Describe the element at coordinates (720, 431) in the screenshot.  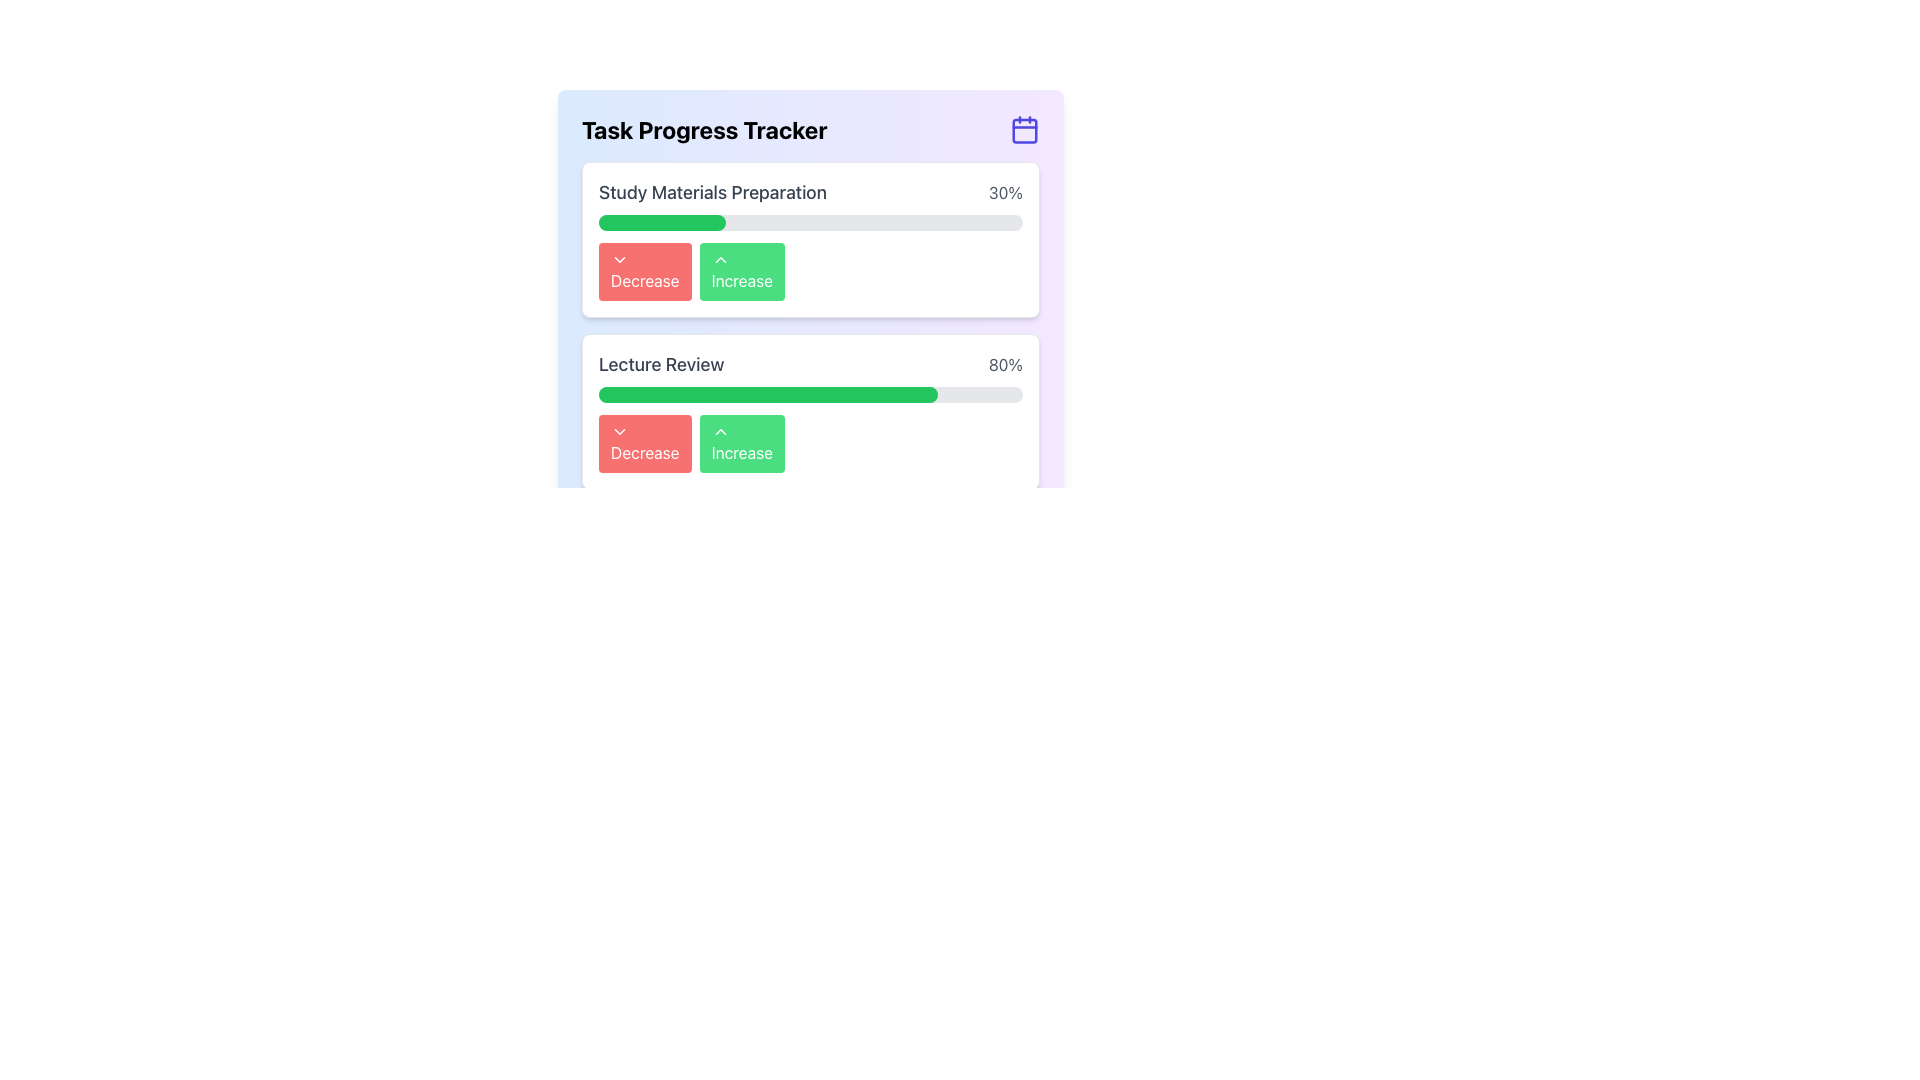
I see `the upward-pointing chevron icon inside the green 'Increase' button, which is positioned to the right of the red 'Decrease' button` at that location.